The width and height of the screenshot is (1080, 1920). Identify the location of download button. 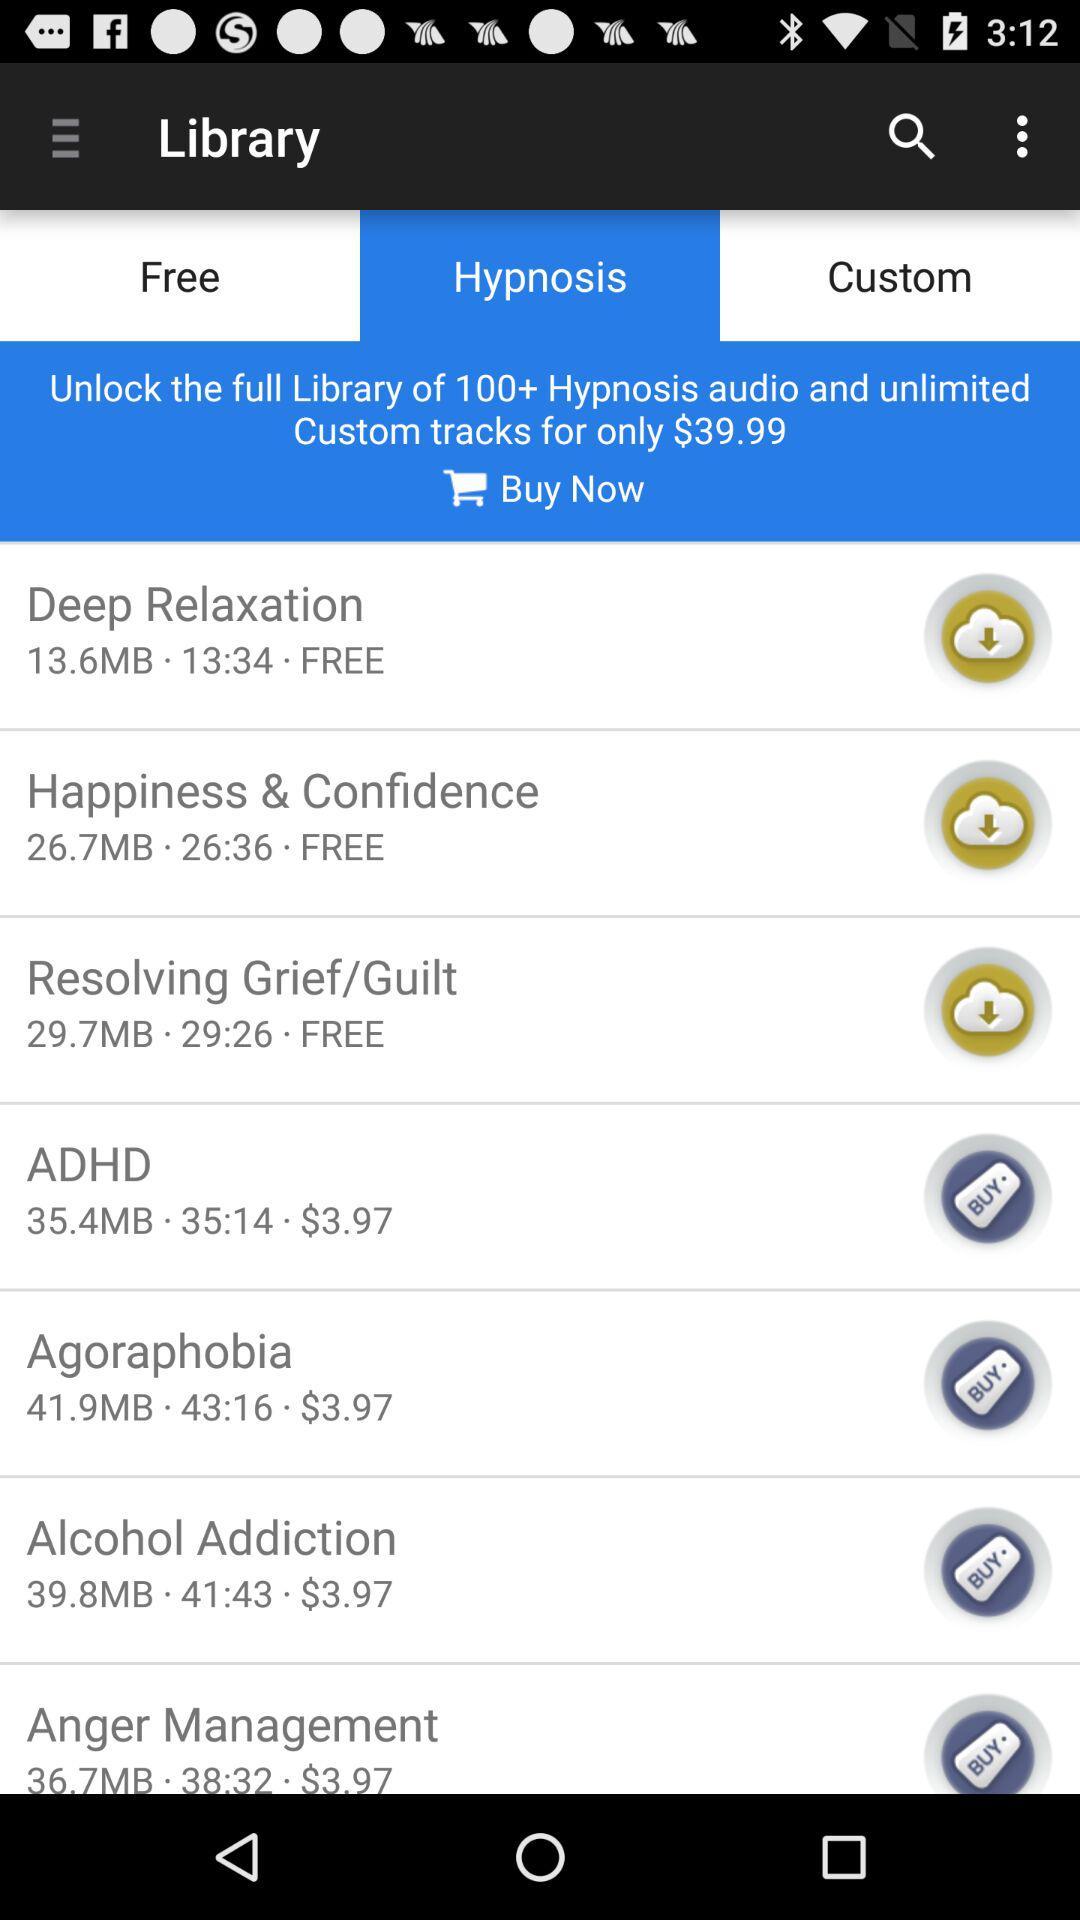
(987, 1009).